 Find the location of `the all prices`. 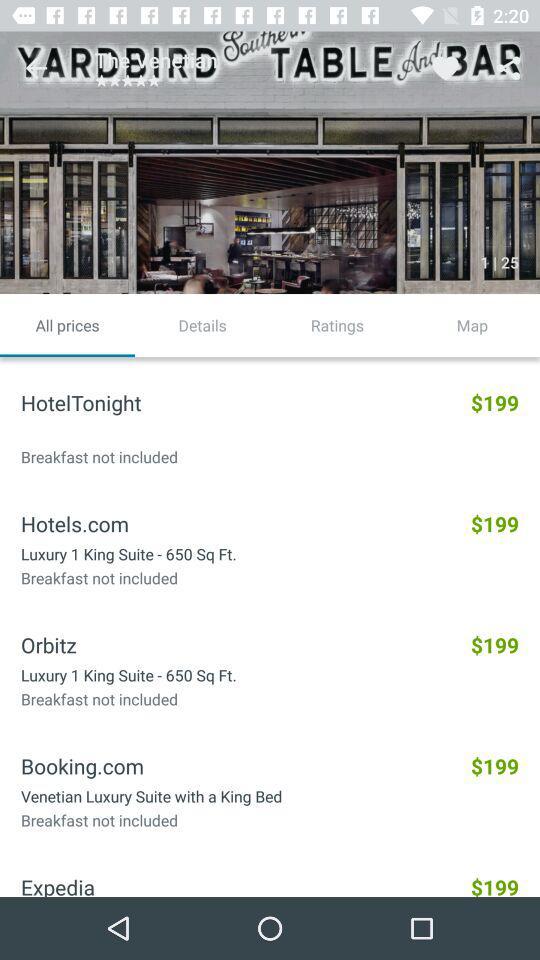

the all prices is located at coordinates (67, 325).